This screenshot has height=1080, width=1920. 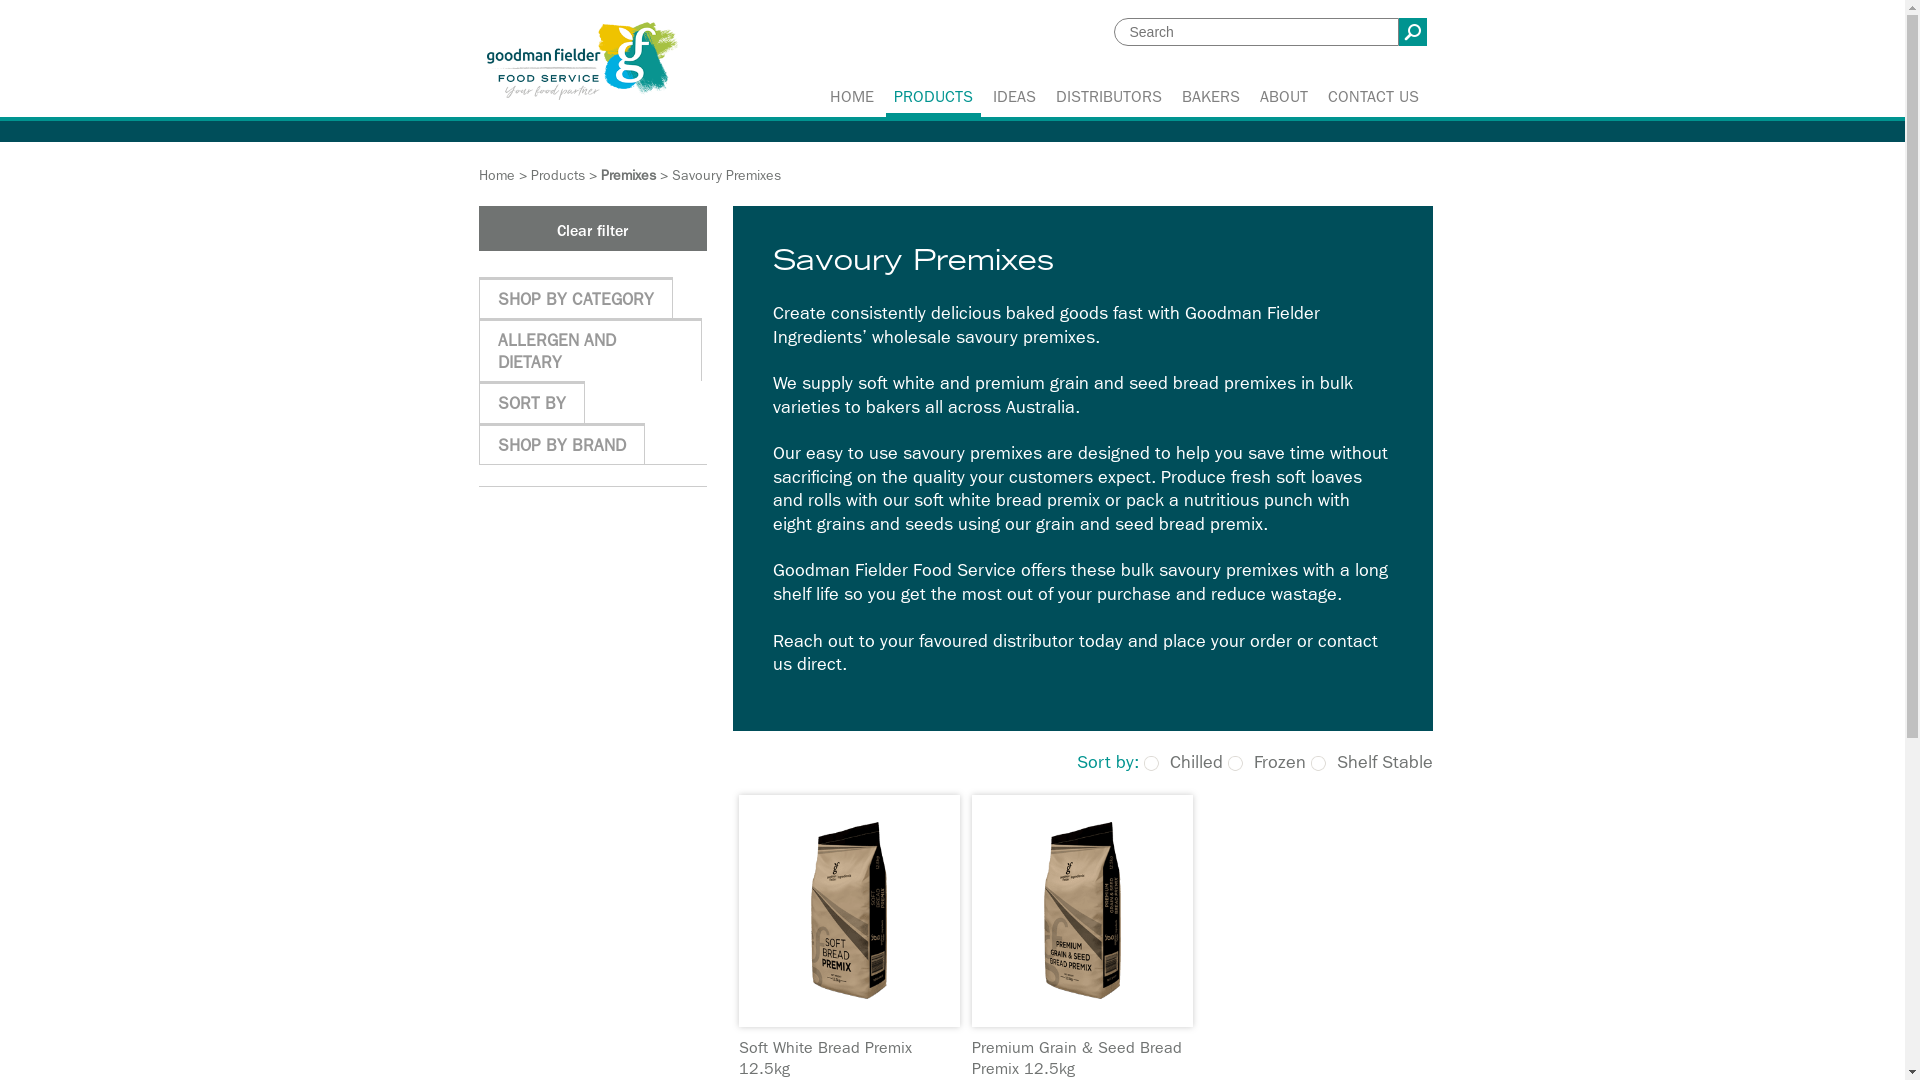 What do you see at coordinates (737, 910) in the screenshot?
I see `'Go to Soft White Bread Premix 12.5kg product page'` at bounding box center [737, 910].